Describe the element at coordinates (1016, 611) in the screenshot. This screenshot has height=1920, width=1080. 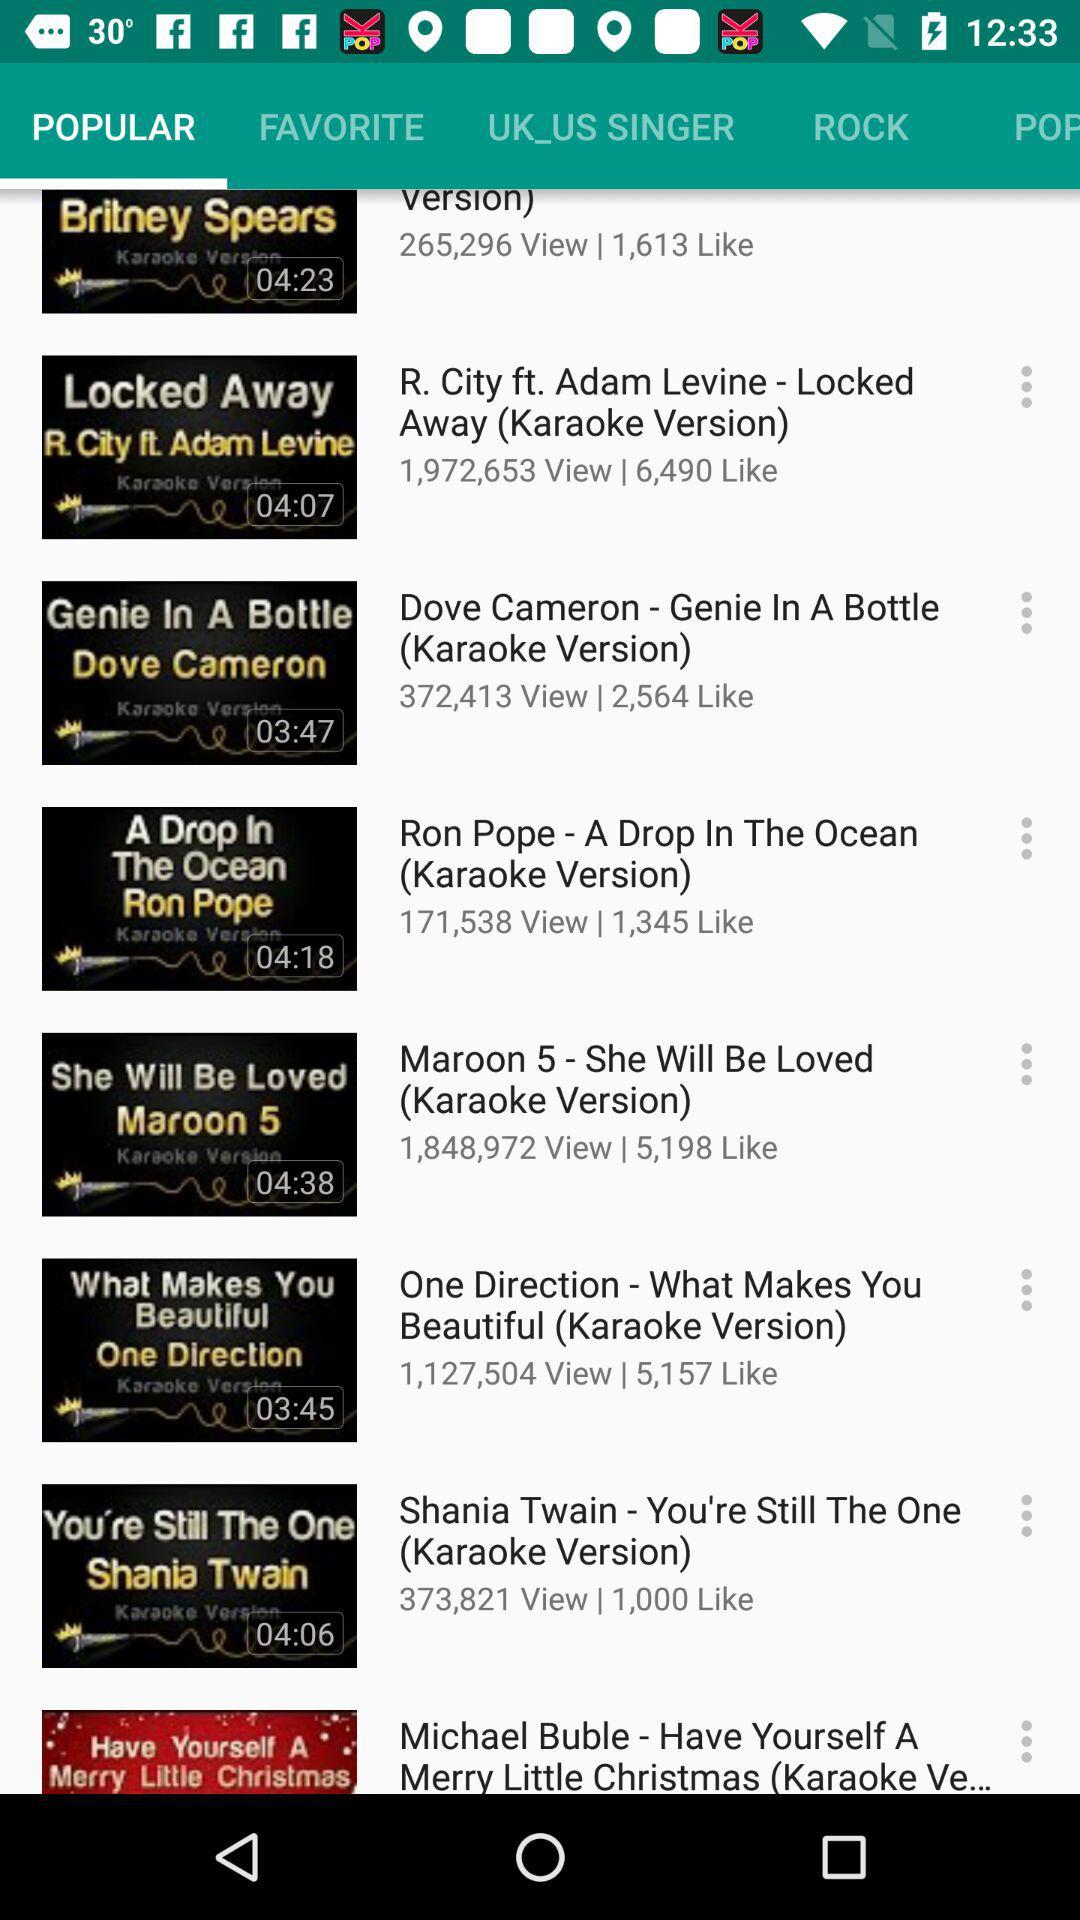
I see `show options` at that location.